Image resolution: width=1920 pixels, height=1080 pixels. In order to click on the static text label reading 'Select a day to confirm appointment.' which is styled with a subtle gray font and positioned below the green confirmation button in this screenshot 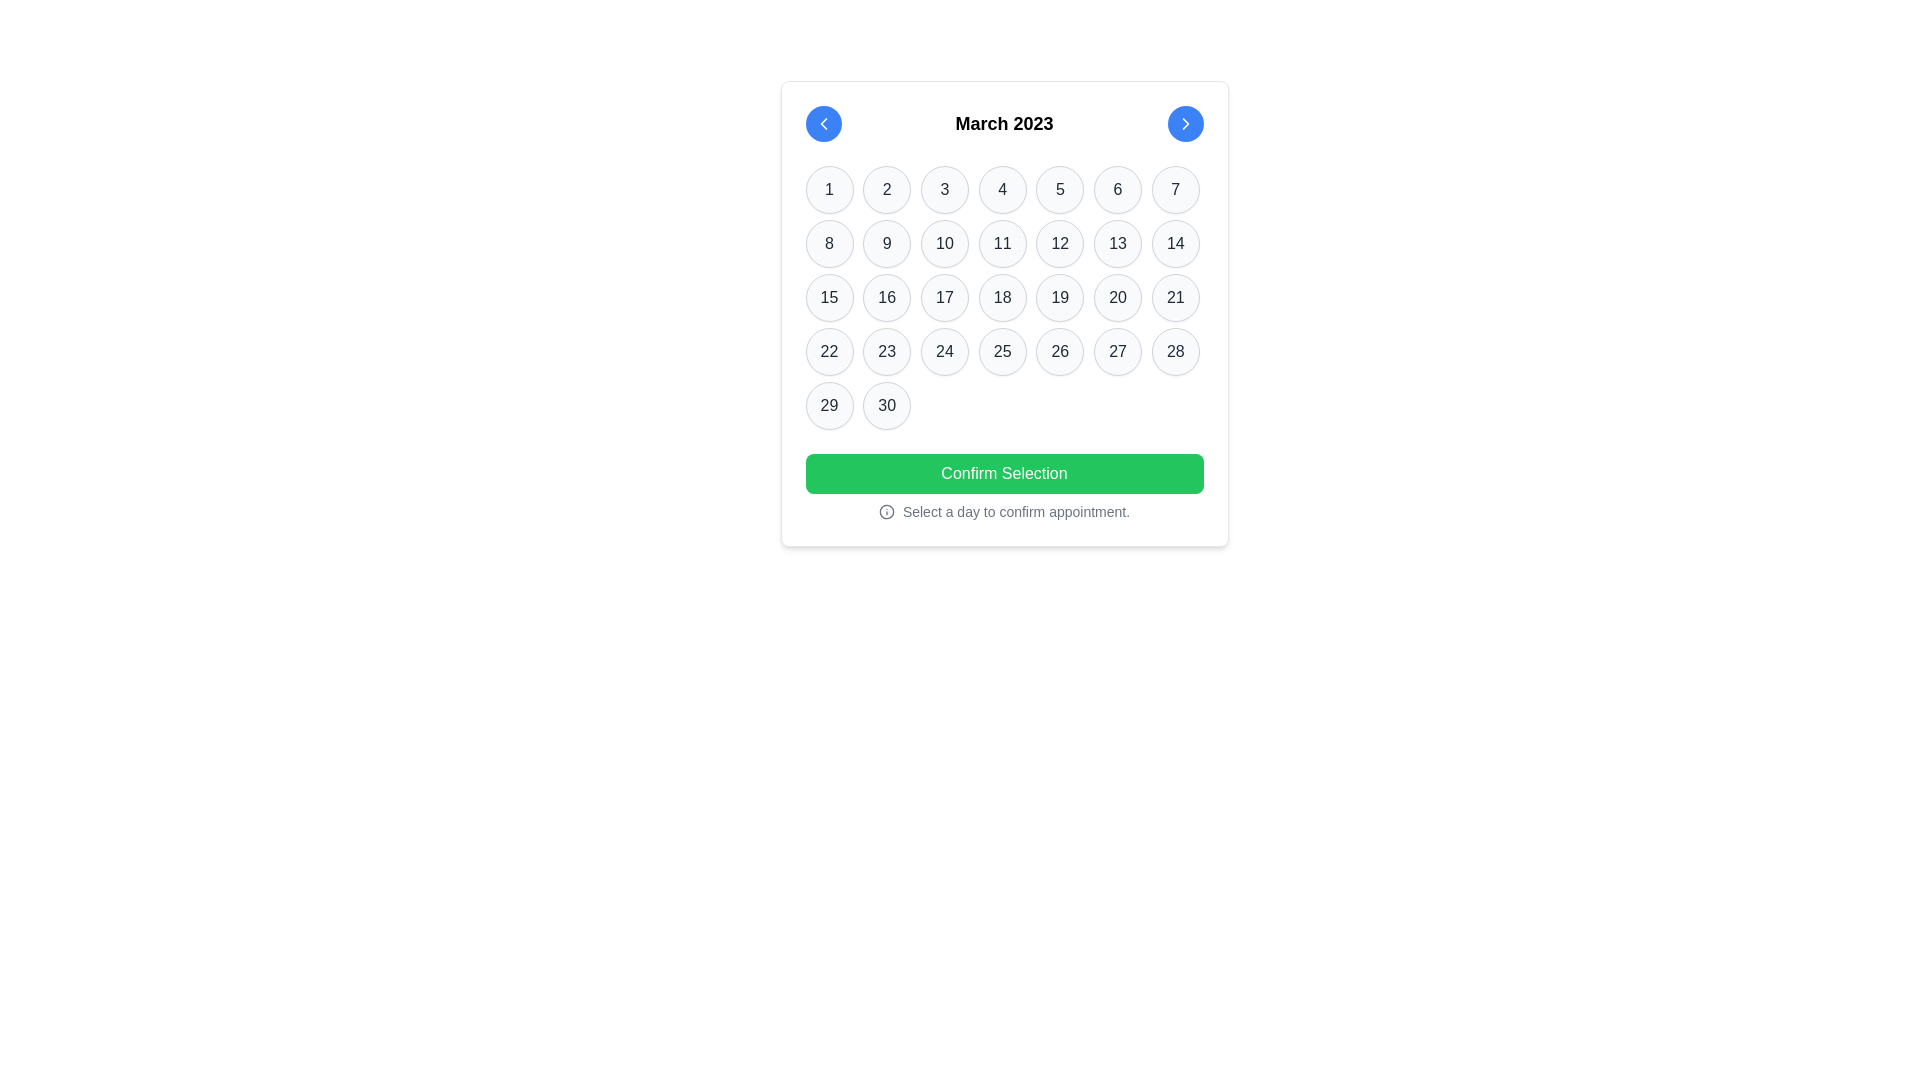, I will do `click(1016, 511)`.